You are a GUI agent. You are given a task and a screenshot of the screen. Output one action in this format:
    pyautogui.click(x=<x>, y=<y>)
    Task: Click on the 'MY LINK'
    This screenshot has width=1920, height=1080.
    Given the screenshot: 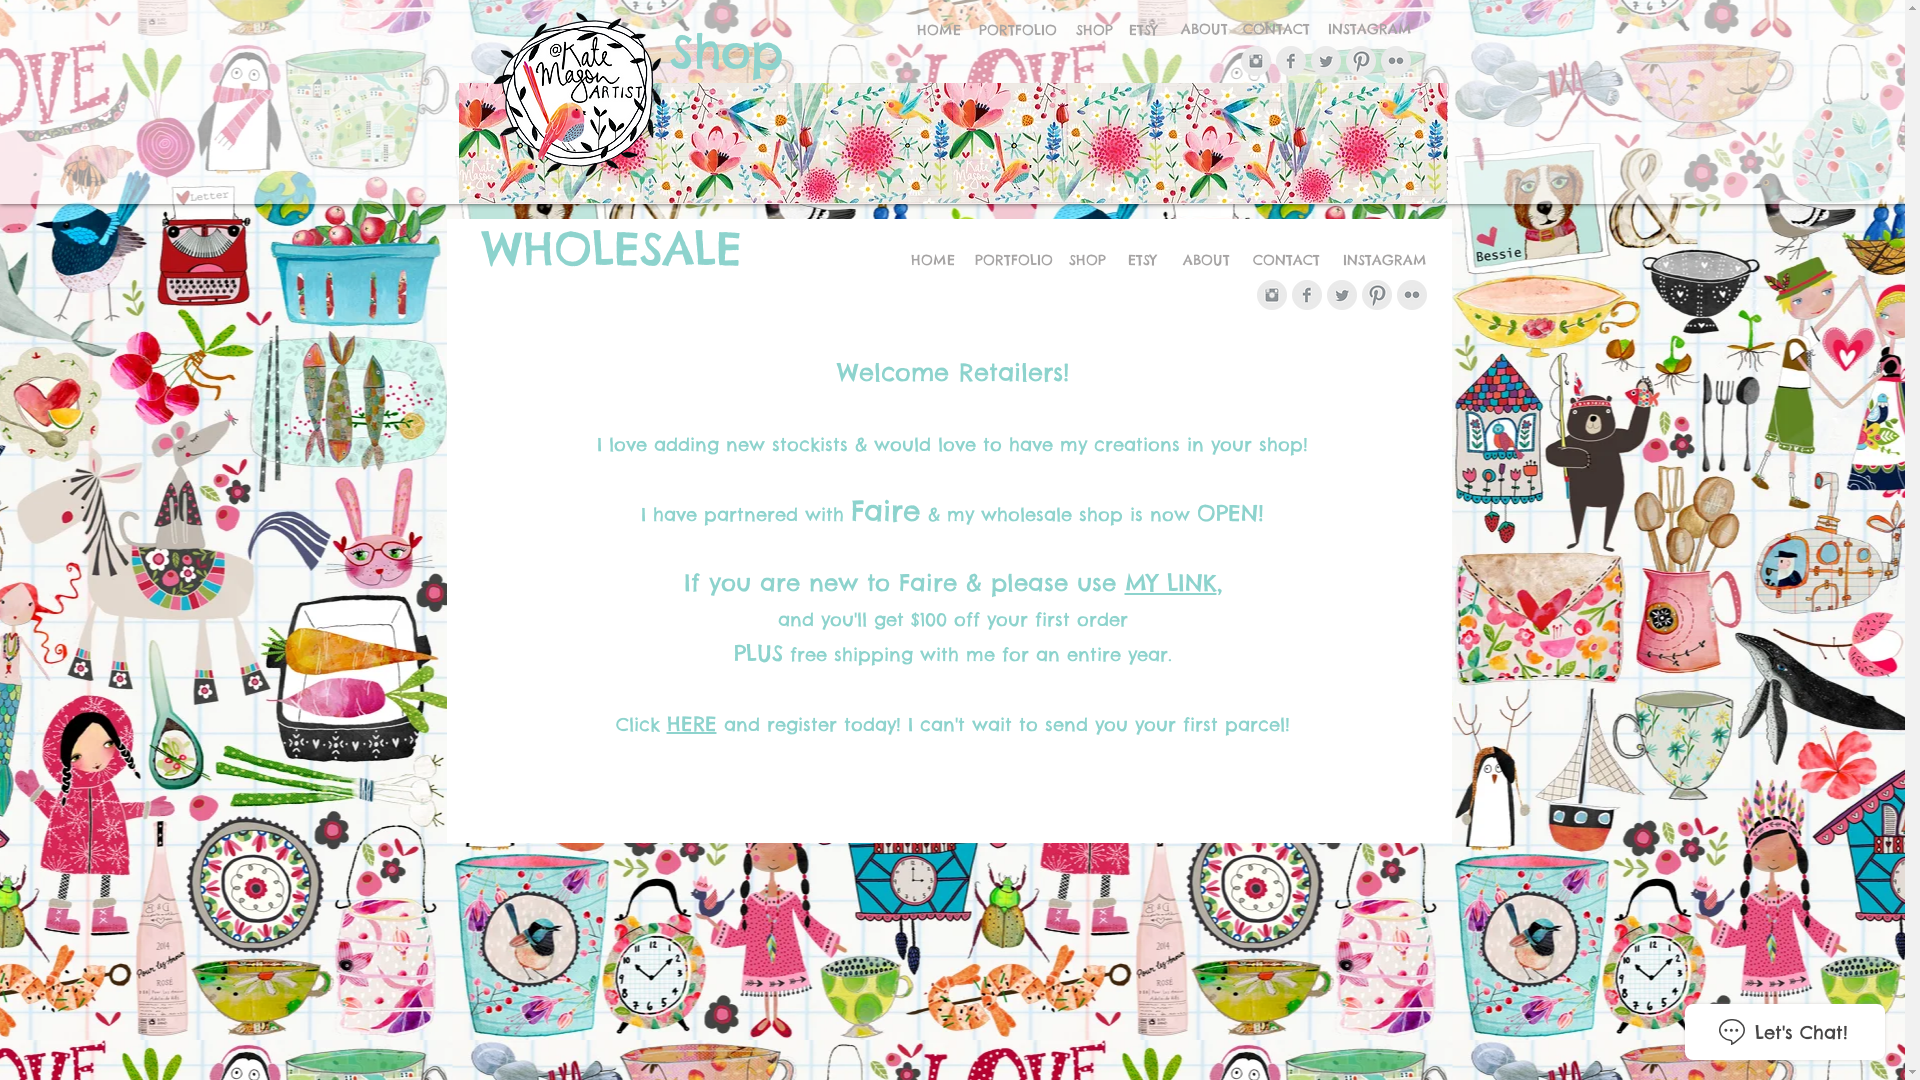 What is the action you would take?
    pyautogui.click(x=1123, y=582)
    